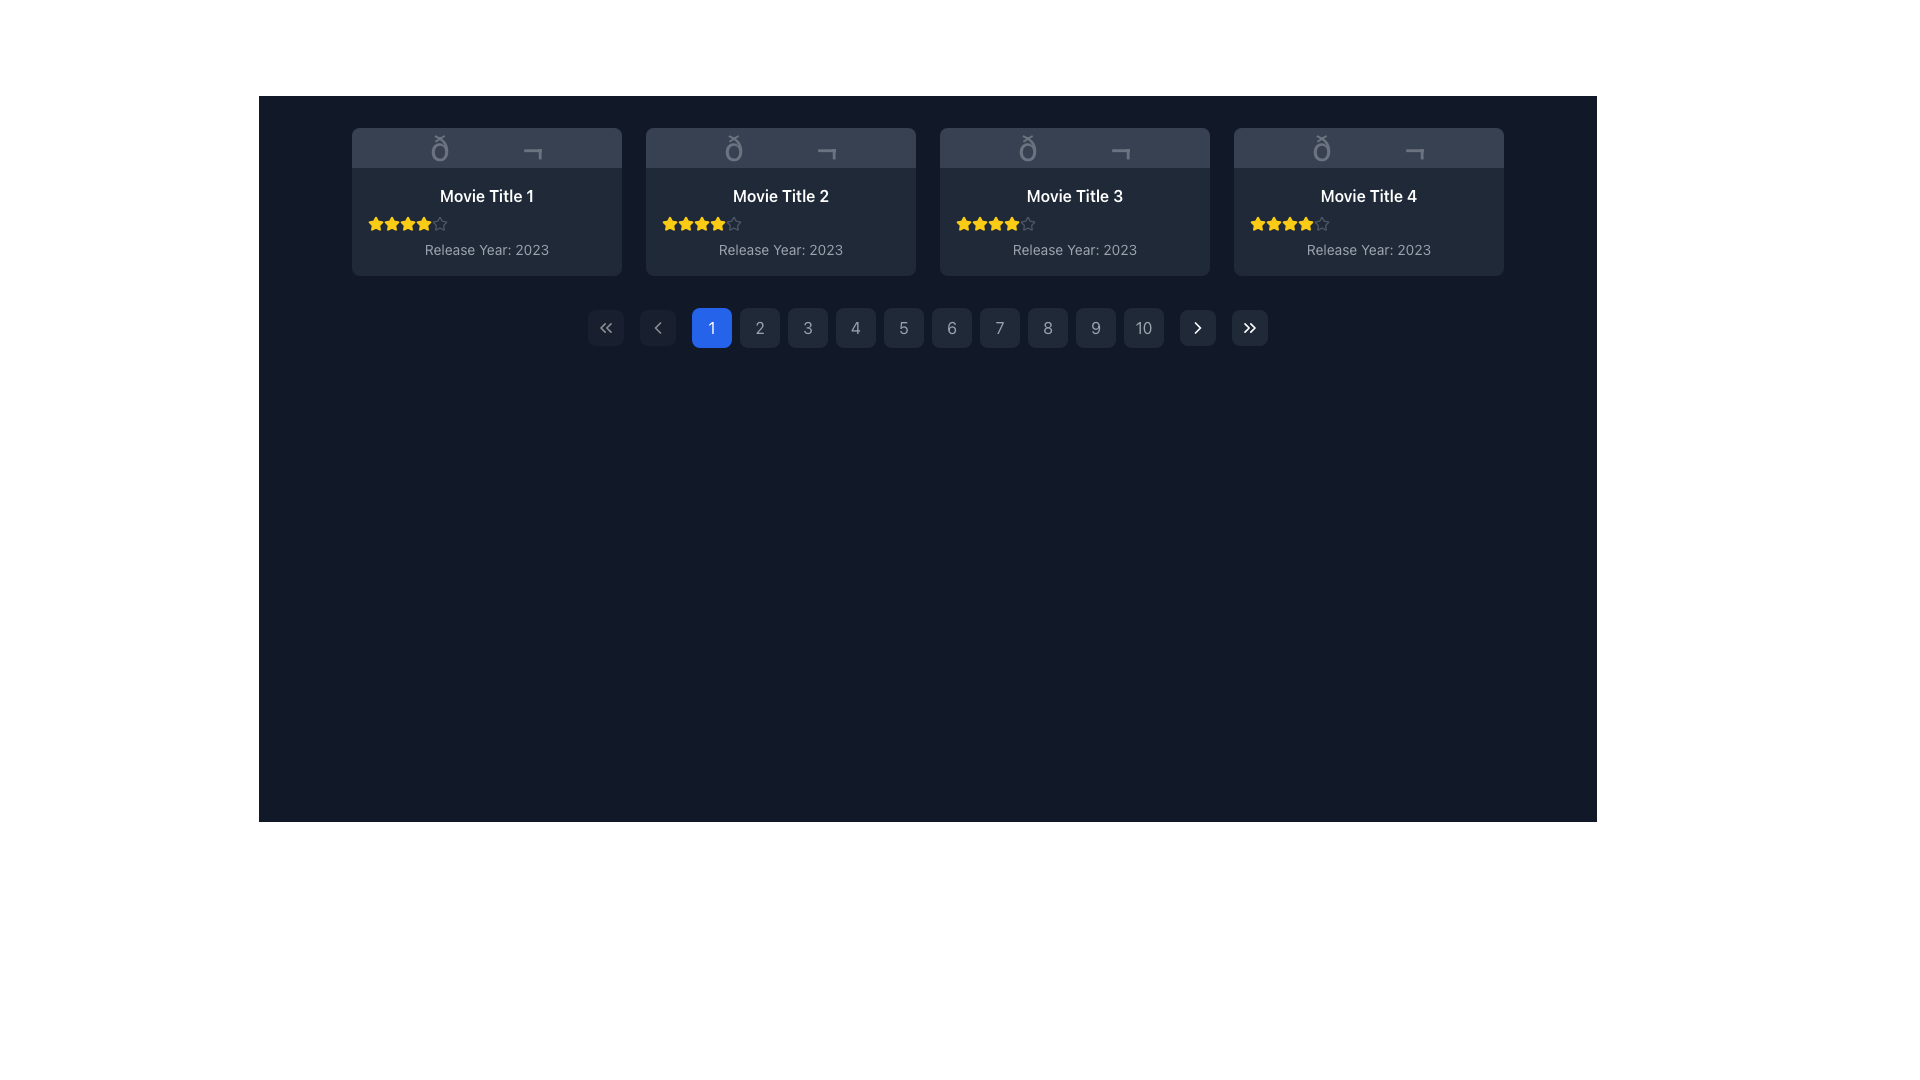 This screenshot has width=1920, height=1080. What do you see at coordinates (926, 326) in the screenshot?
I see `the pagination button labeled '6'` at bounding box center [926, 326].